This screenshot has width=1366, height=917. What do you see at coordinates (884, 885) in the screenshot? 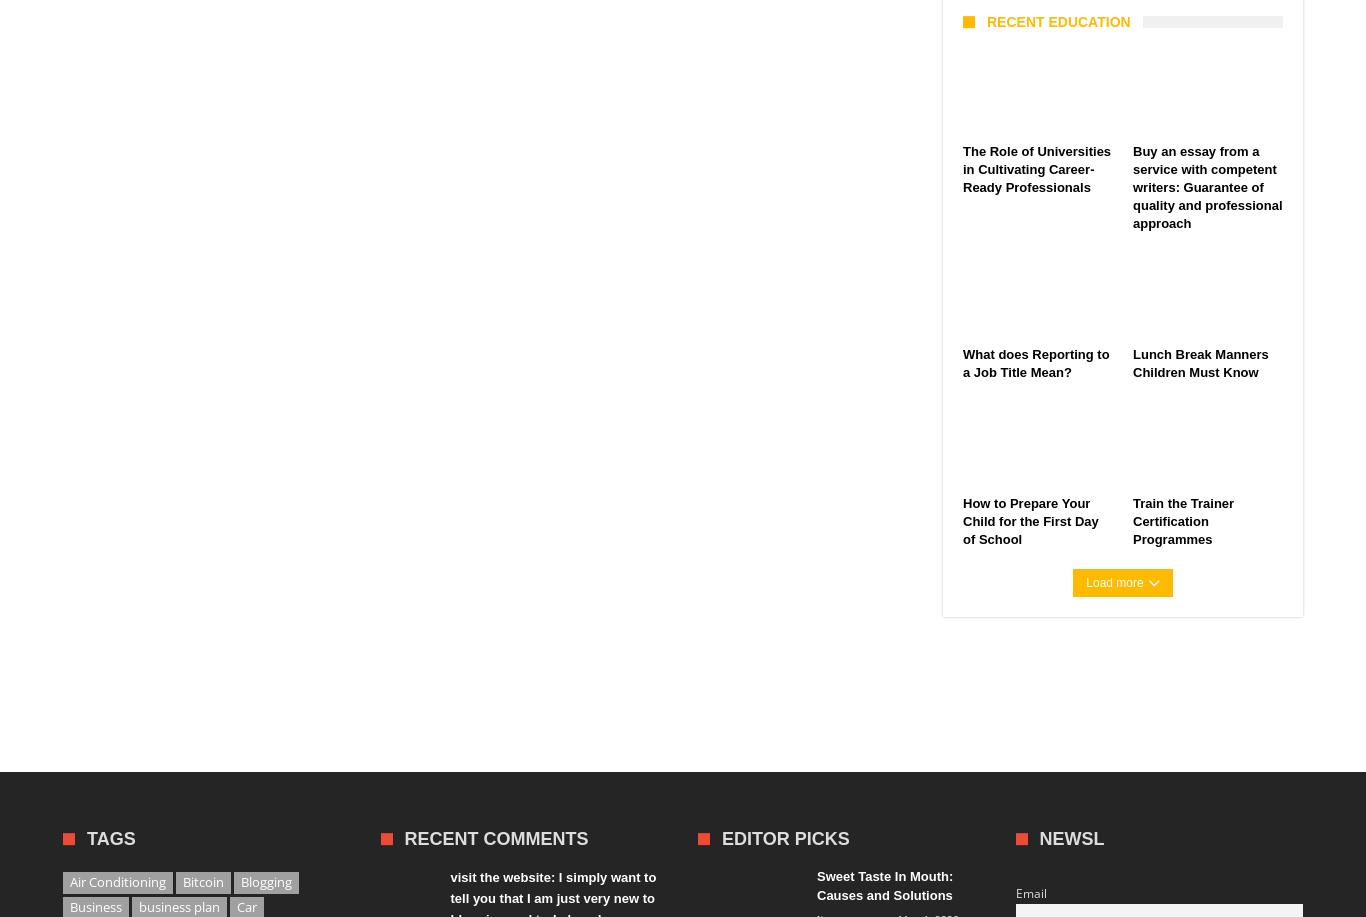
I see `'Sweet Taste In Mouth: Causes and Solutions'` at bounding box center [884, 885].